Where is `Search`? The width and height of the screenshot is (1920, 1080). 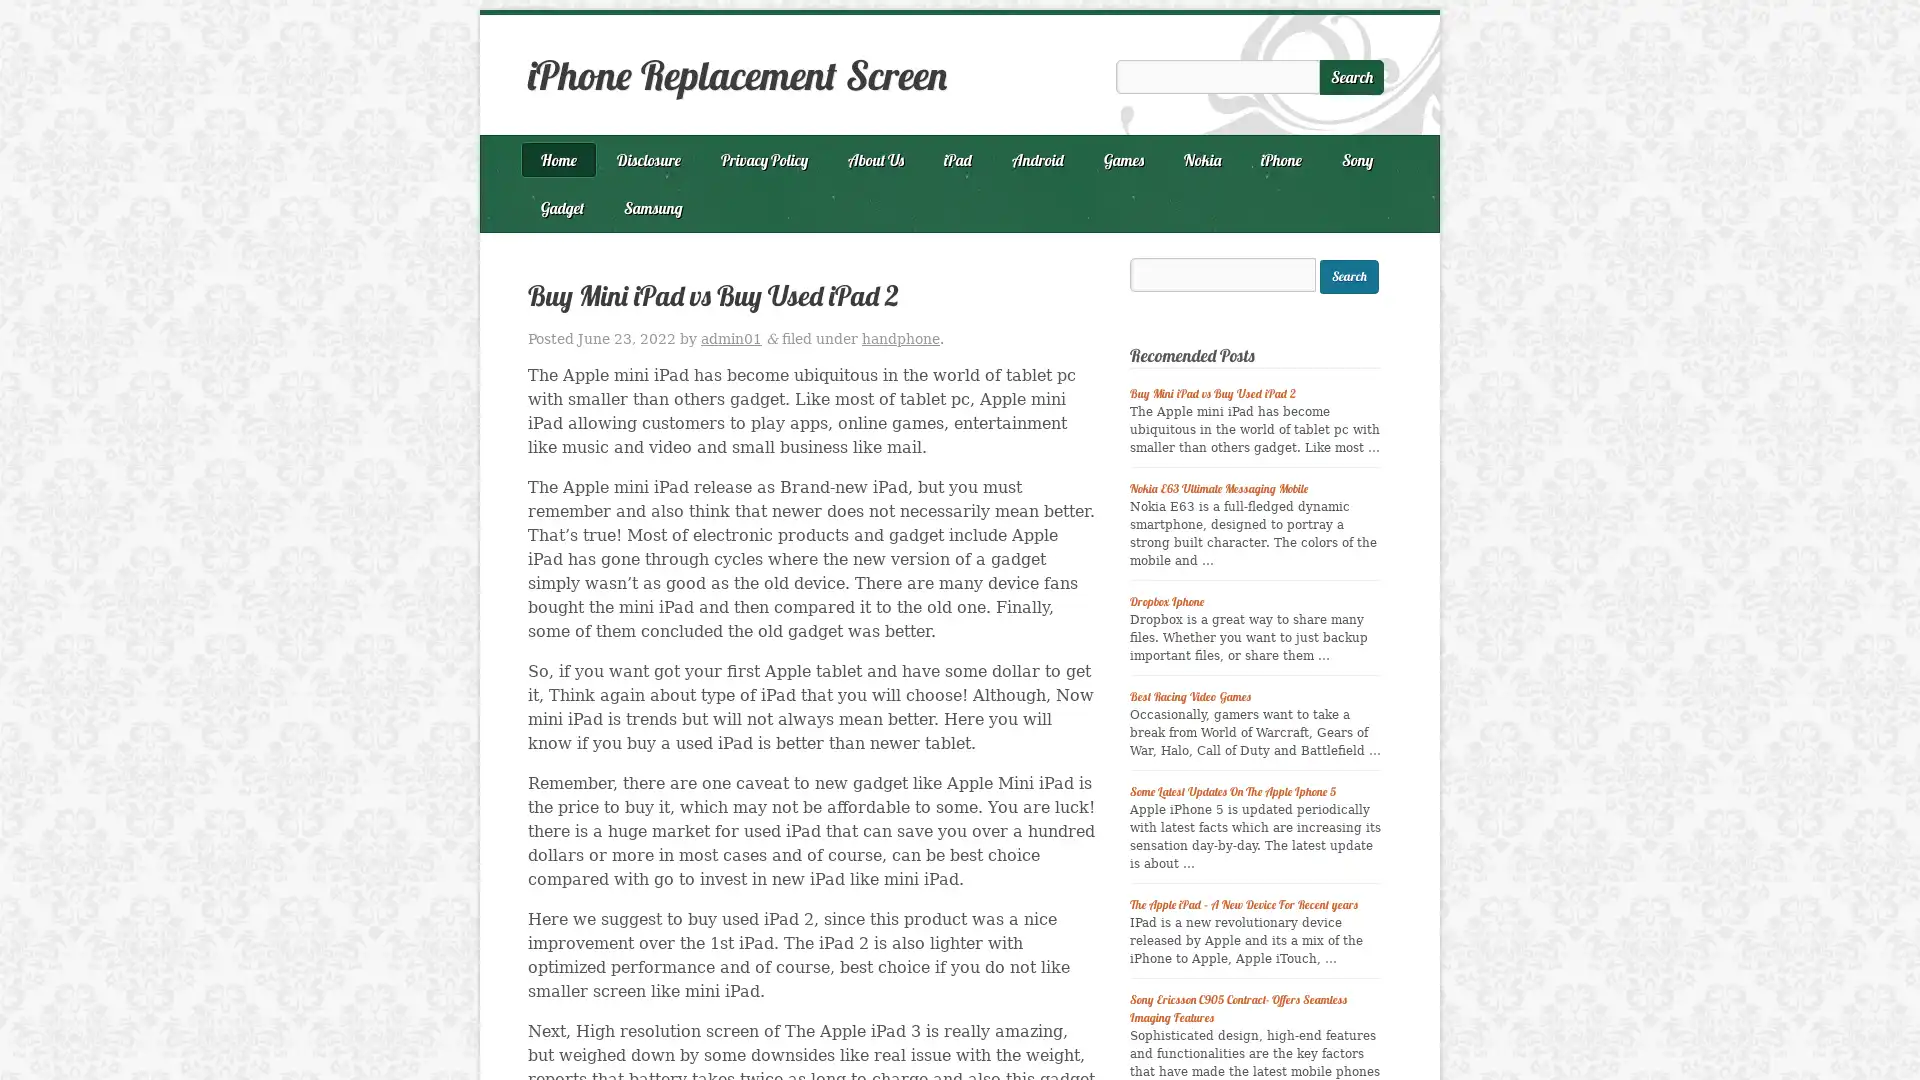 Search is located at coordinates (1348, 275).